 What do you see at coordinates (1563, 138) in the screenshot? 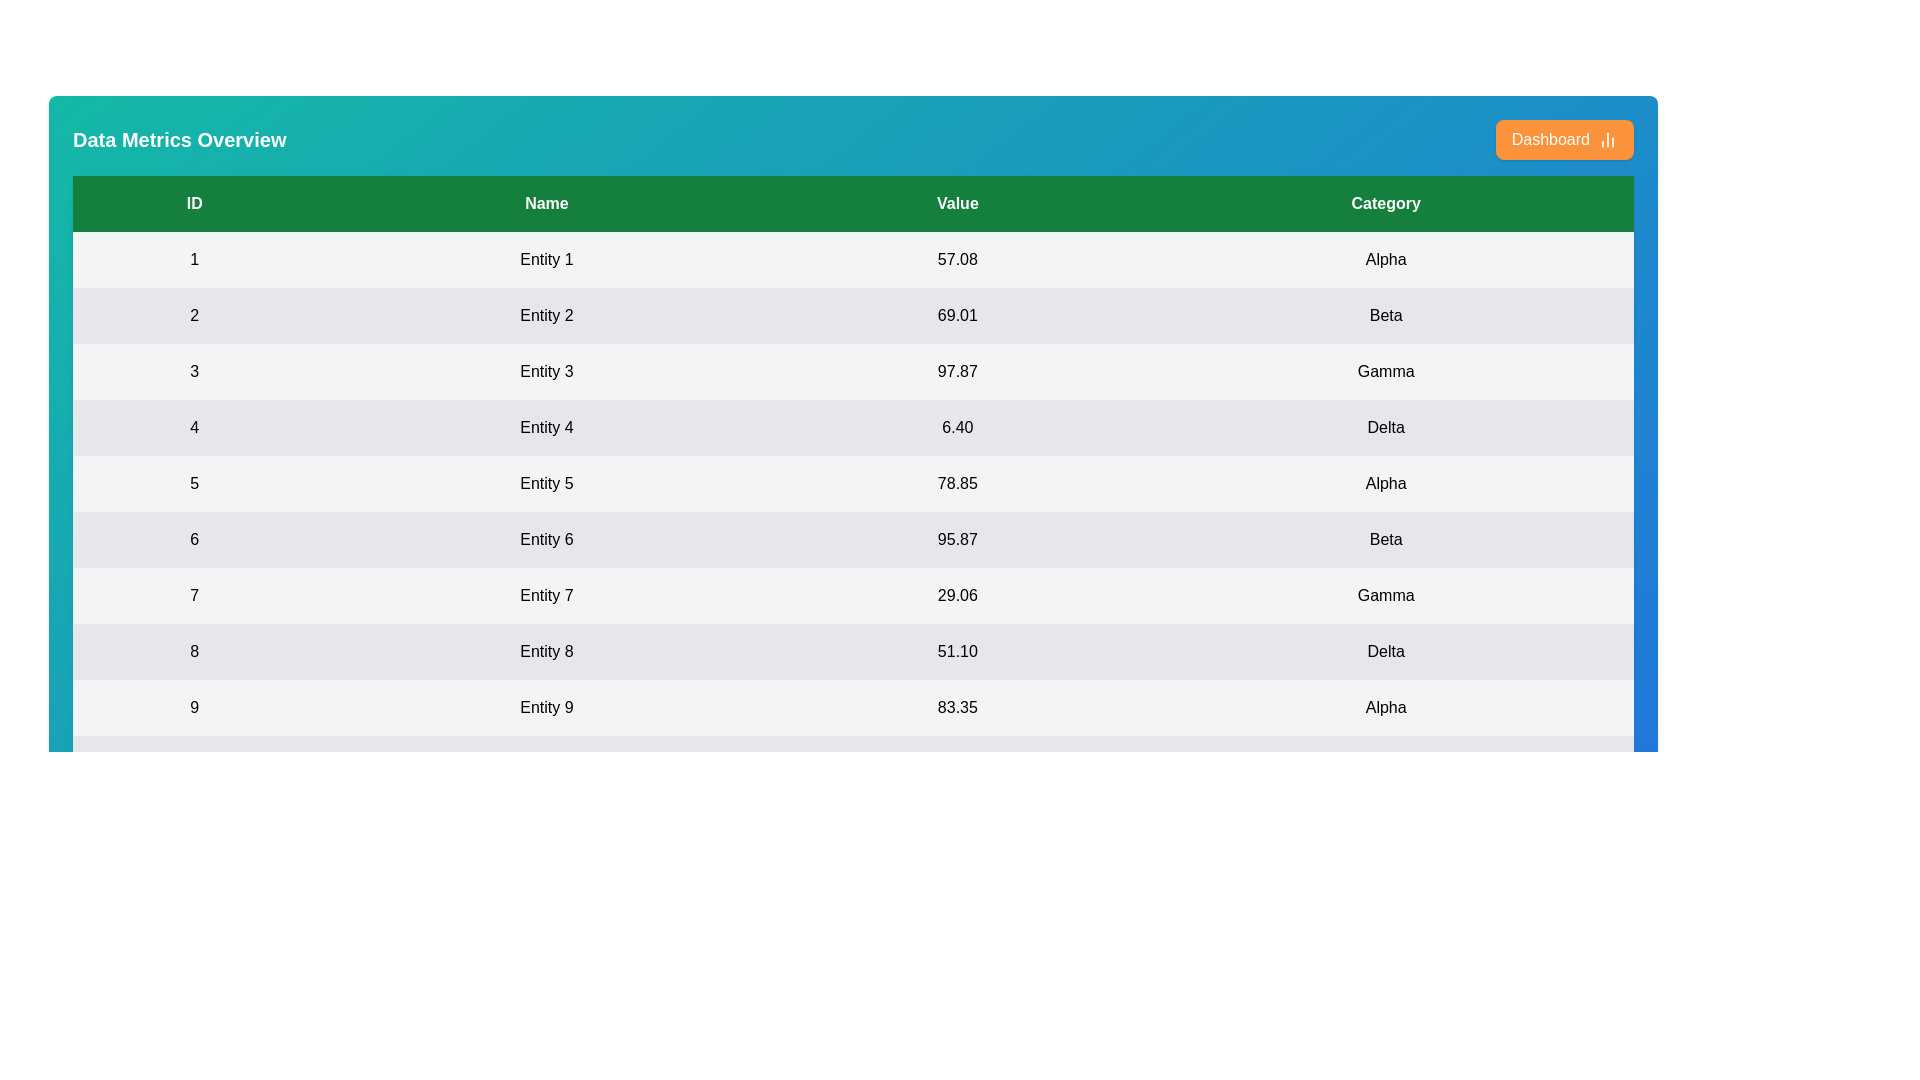
I see `the 'Dashboard' button` at bounding box center [1563, 138].